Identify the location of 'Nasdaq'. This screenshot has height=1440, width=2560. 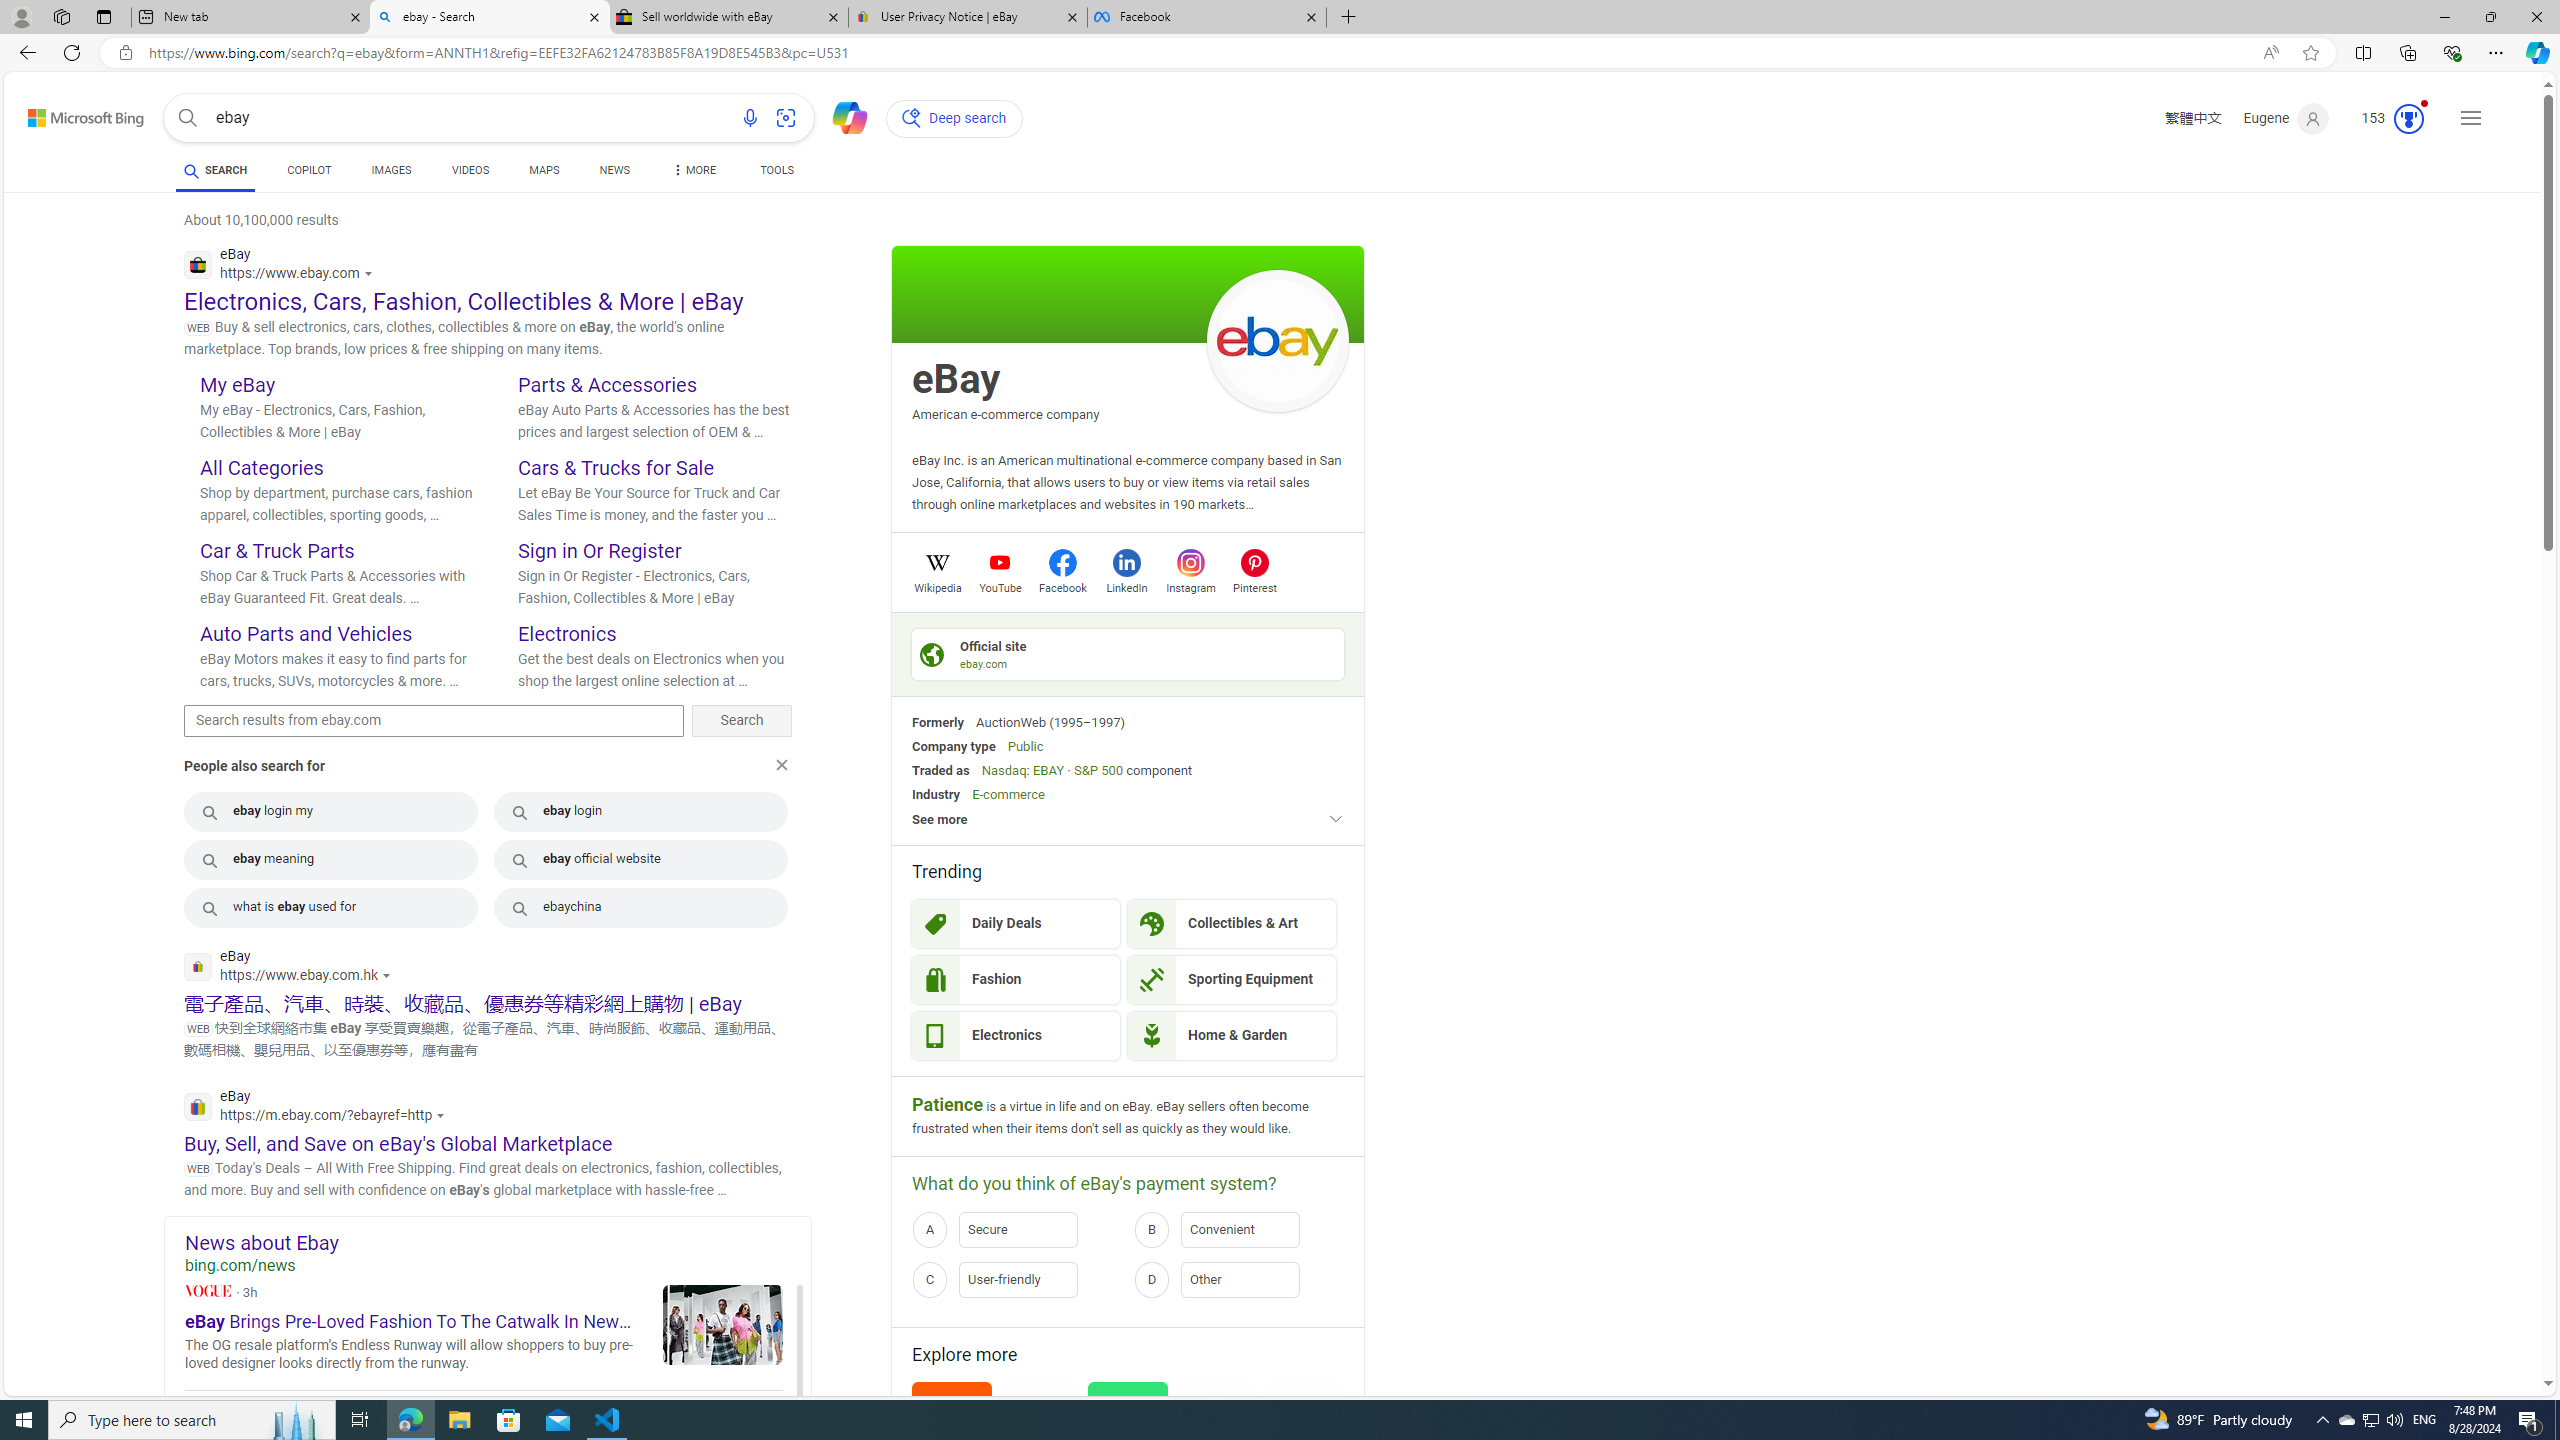
(1002, 769).